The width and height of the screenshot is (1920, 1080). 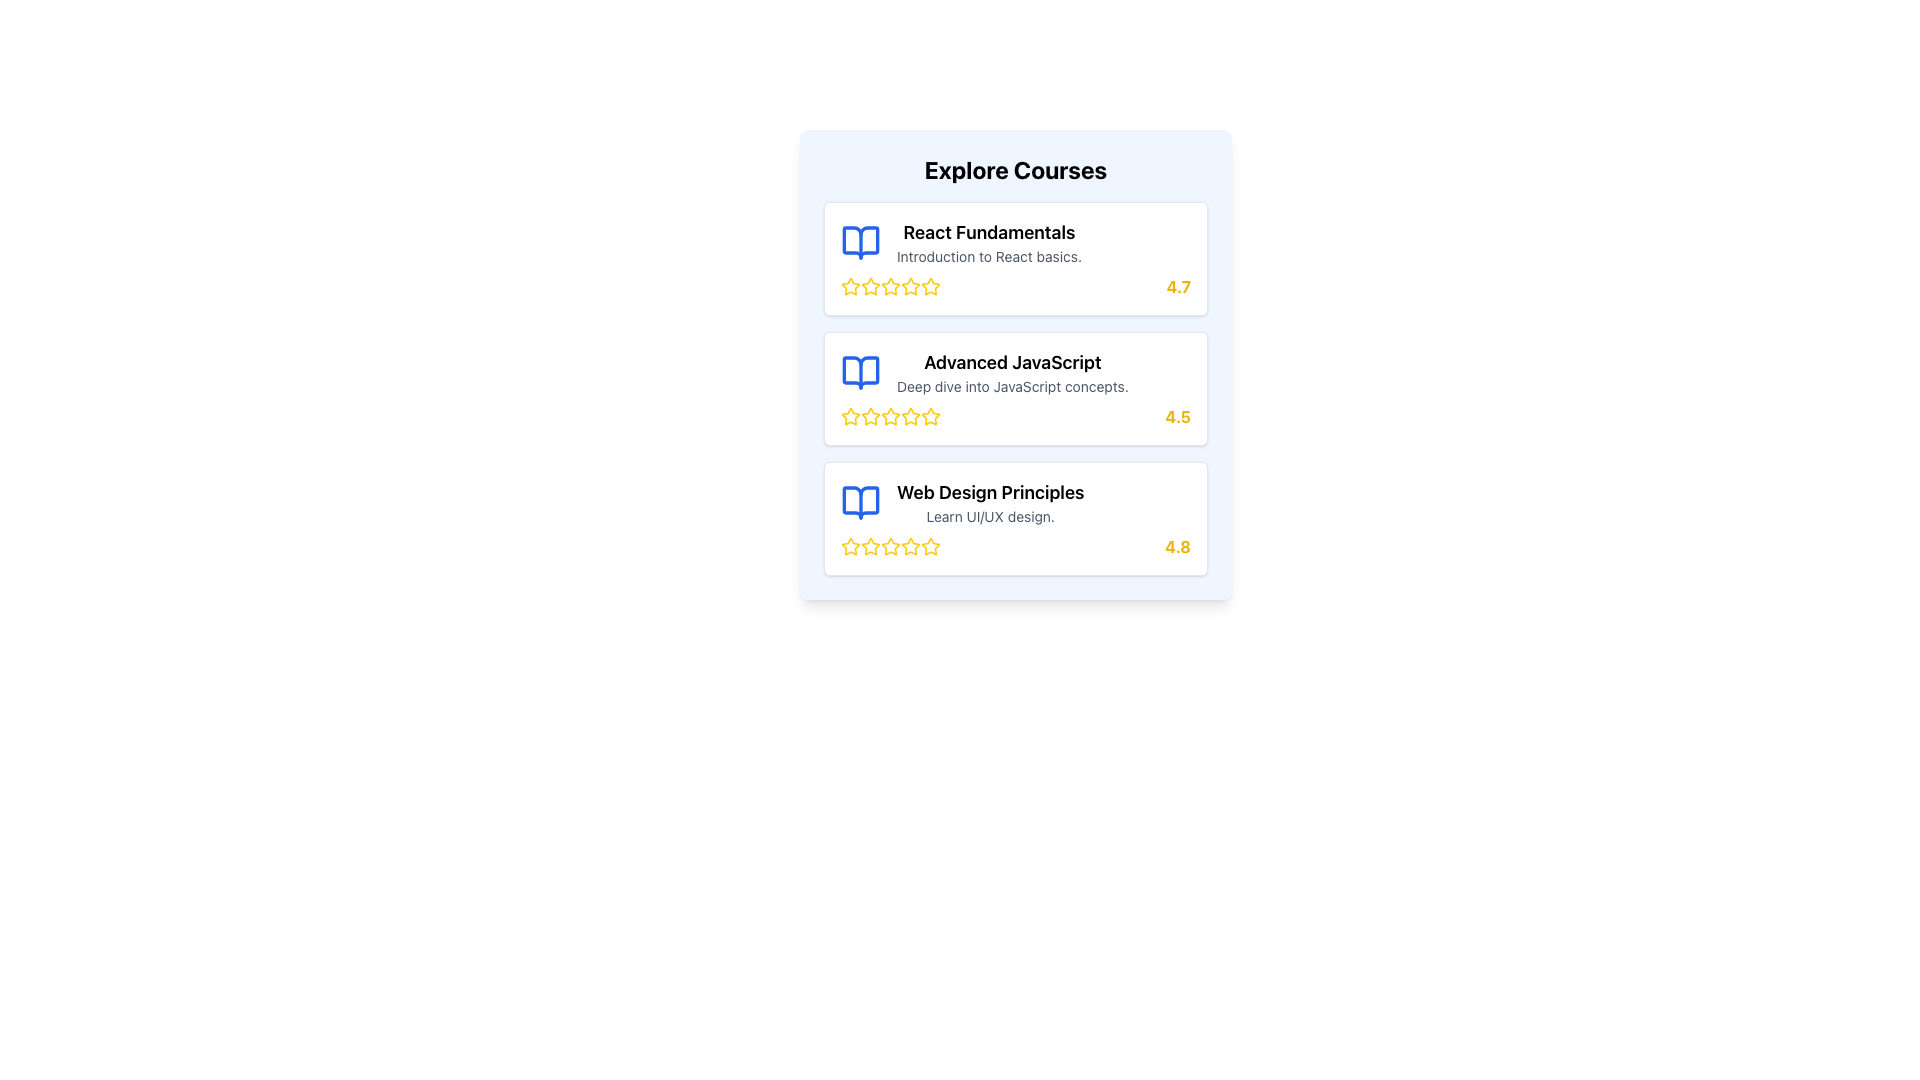 What do you see at coordinates (870, 547) in the screenshot?
I see `third star icon in the rating row under the 'Web Design Principles' course, which is styled with a yellow fill and a thin border` at bounding box center [870, 547].